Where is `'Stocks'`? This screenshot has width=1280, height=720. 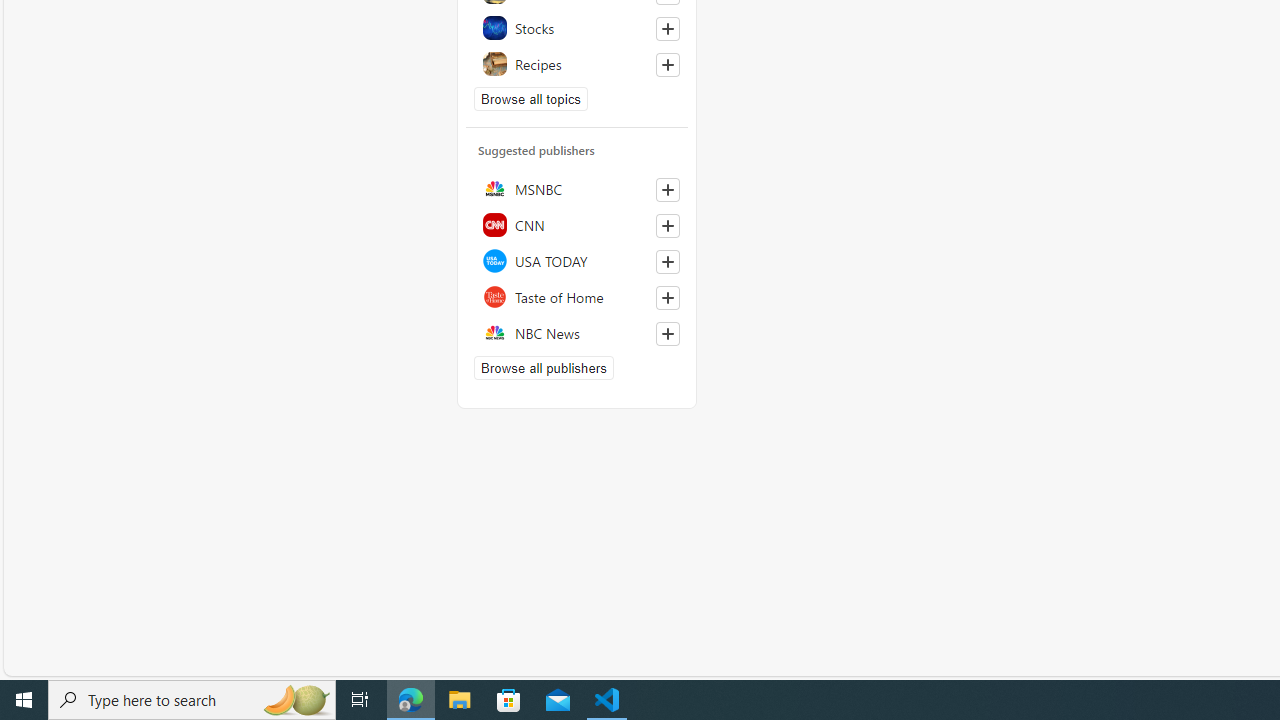 'Stocks' is located at coordinates (576, 27).